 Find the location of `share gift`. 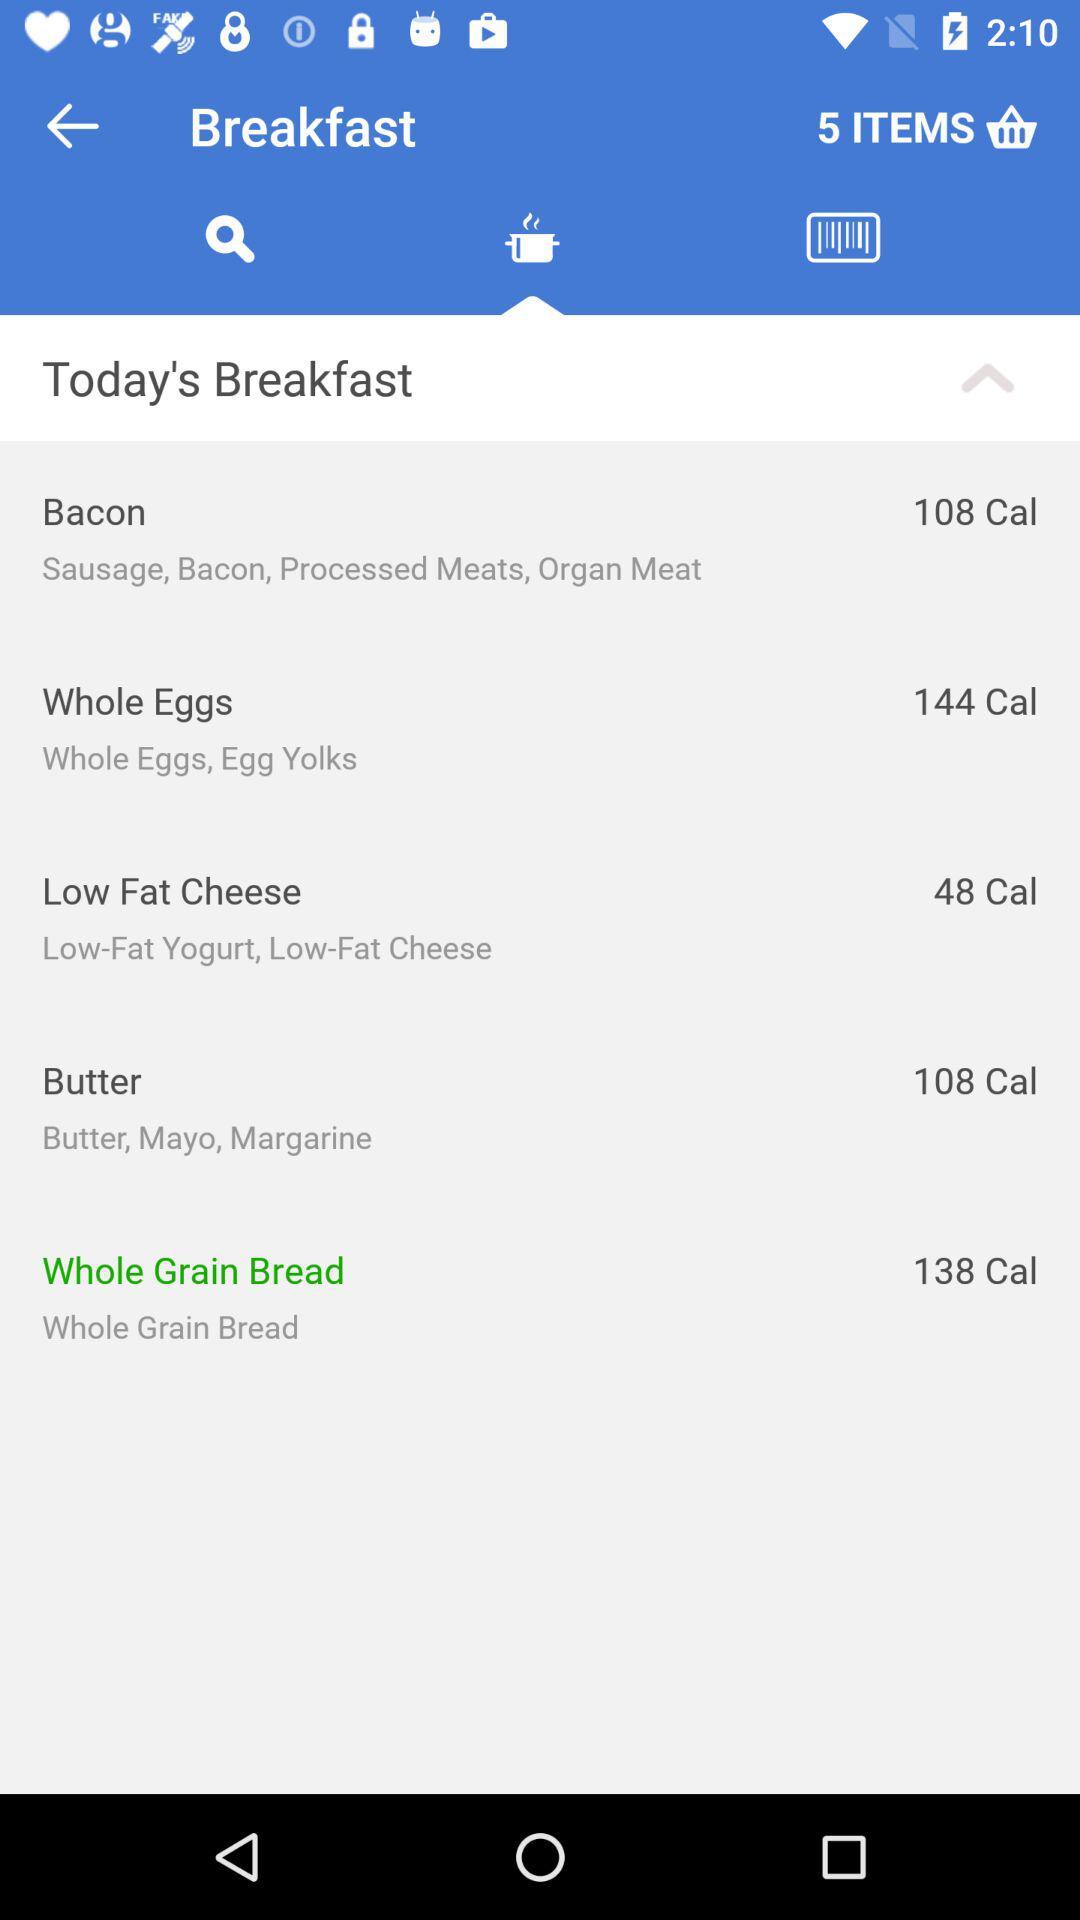

share gift is located at coordinates (531, 261).